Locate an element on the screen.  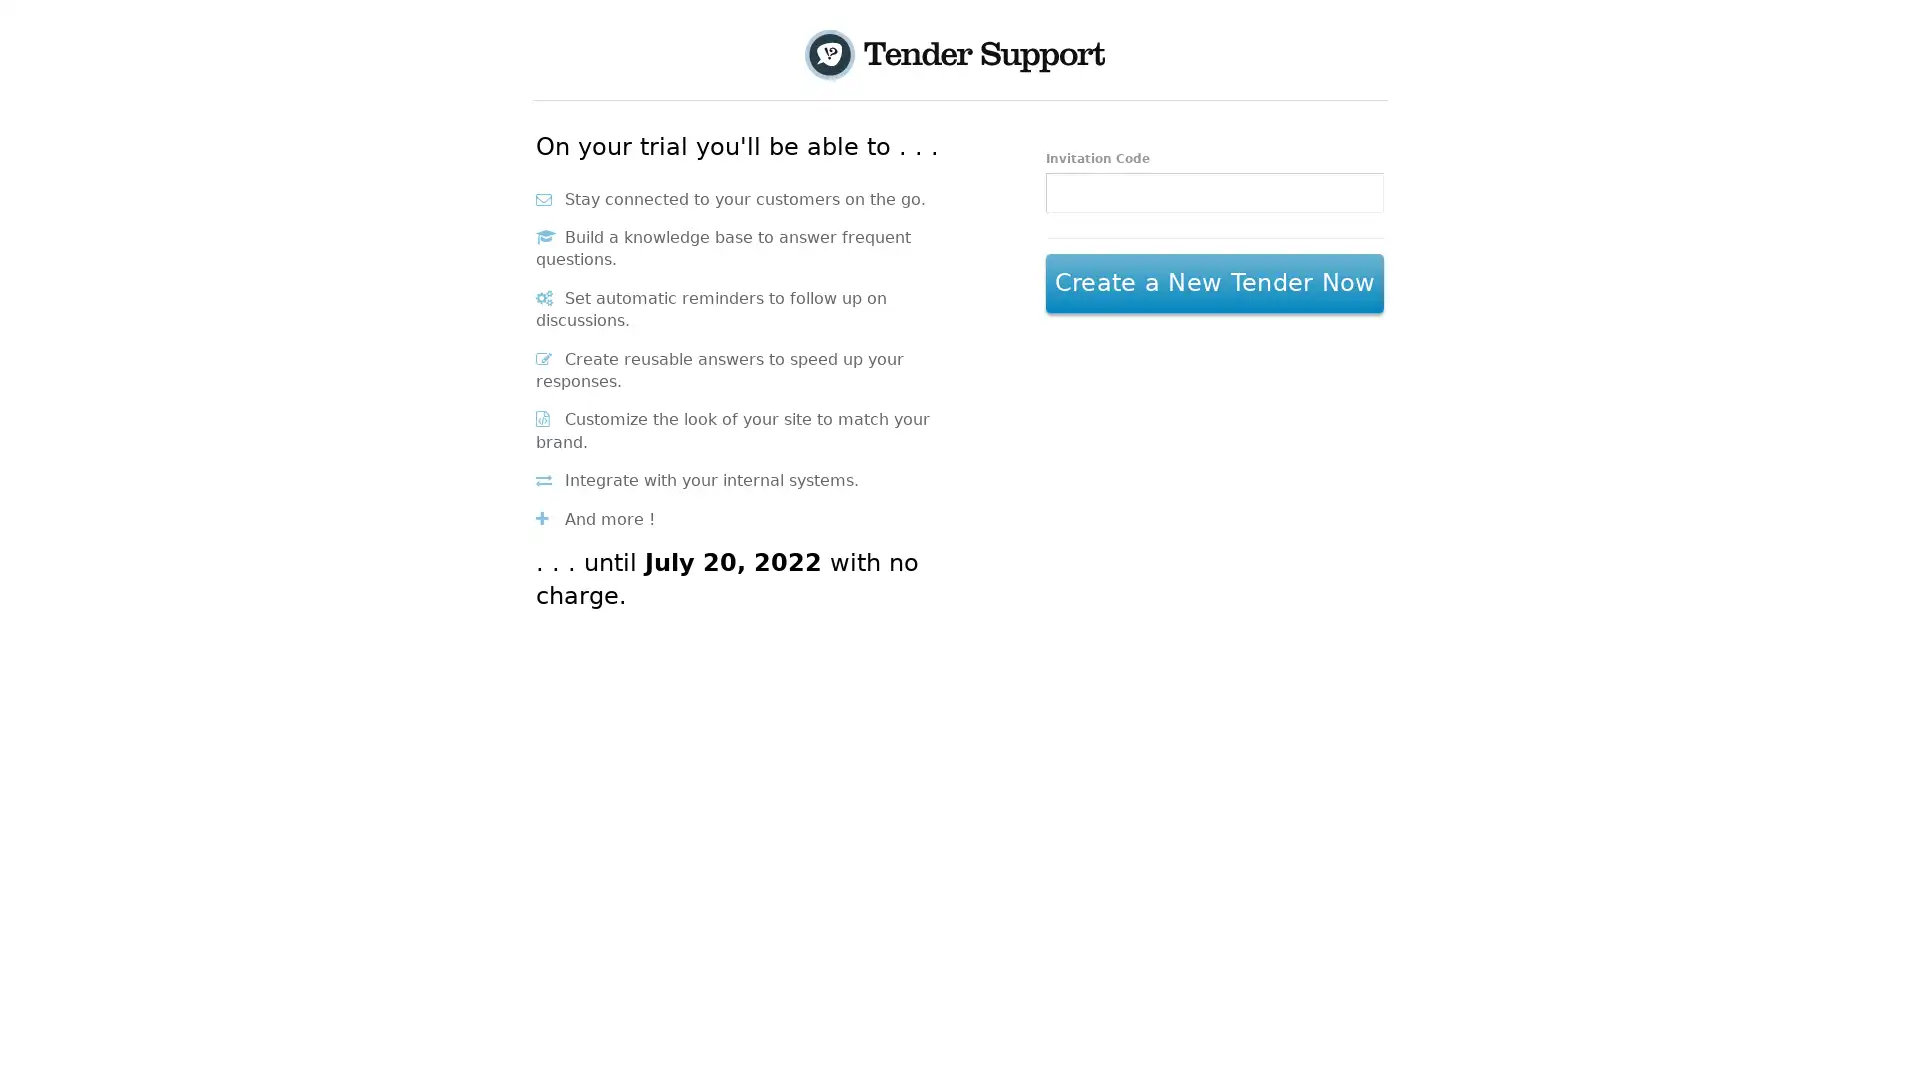
Create a New Tender Now is located at coordinates (1213, 284).